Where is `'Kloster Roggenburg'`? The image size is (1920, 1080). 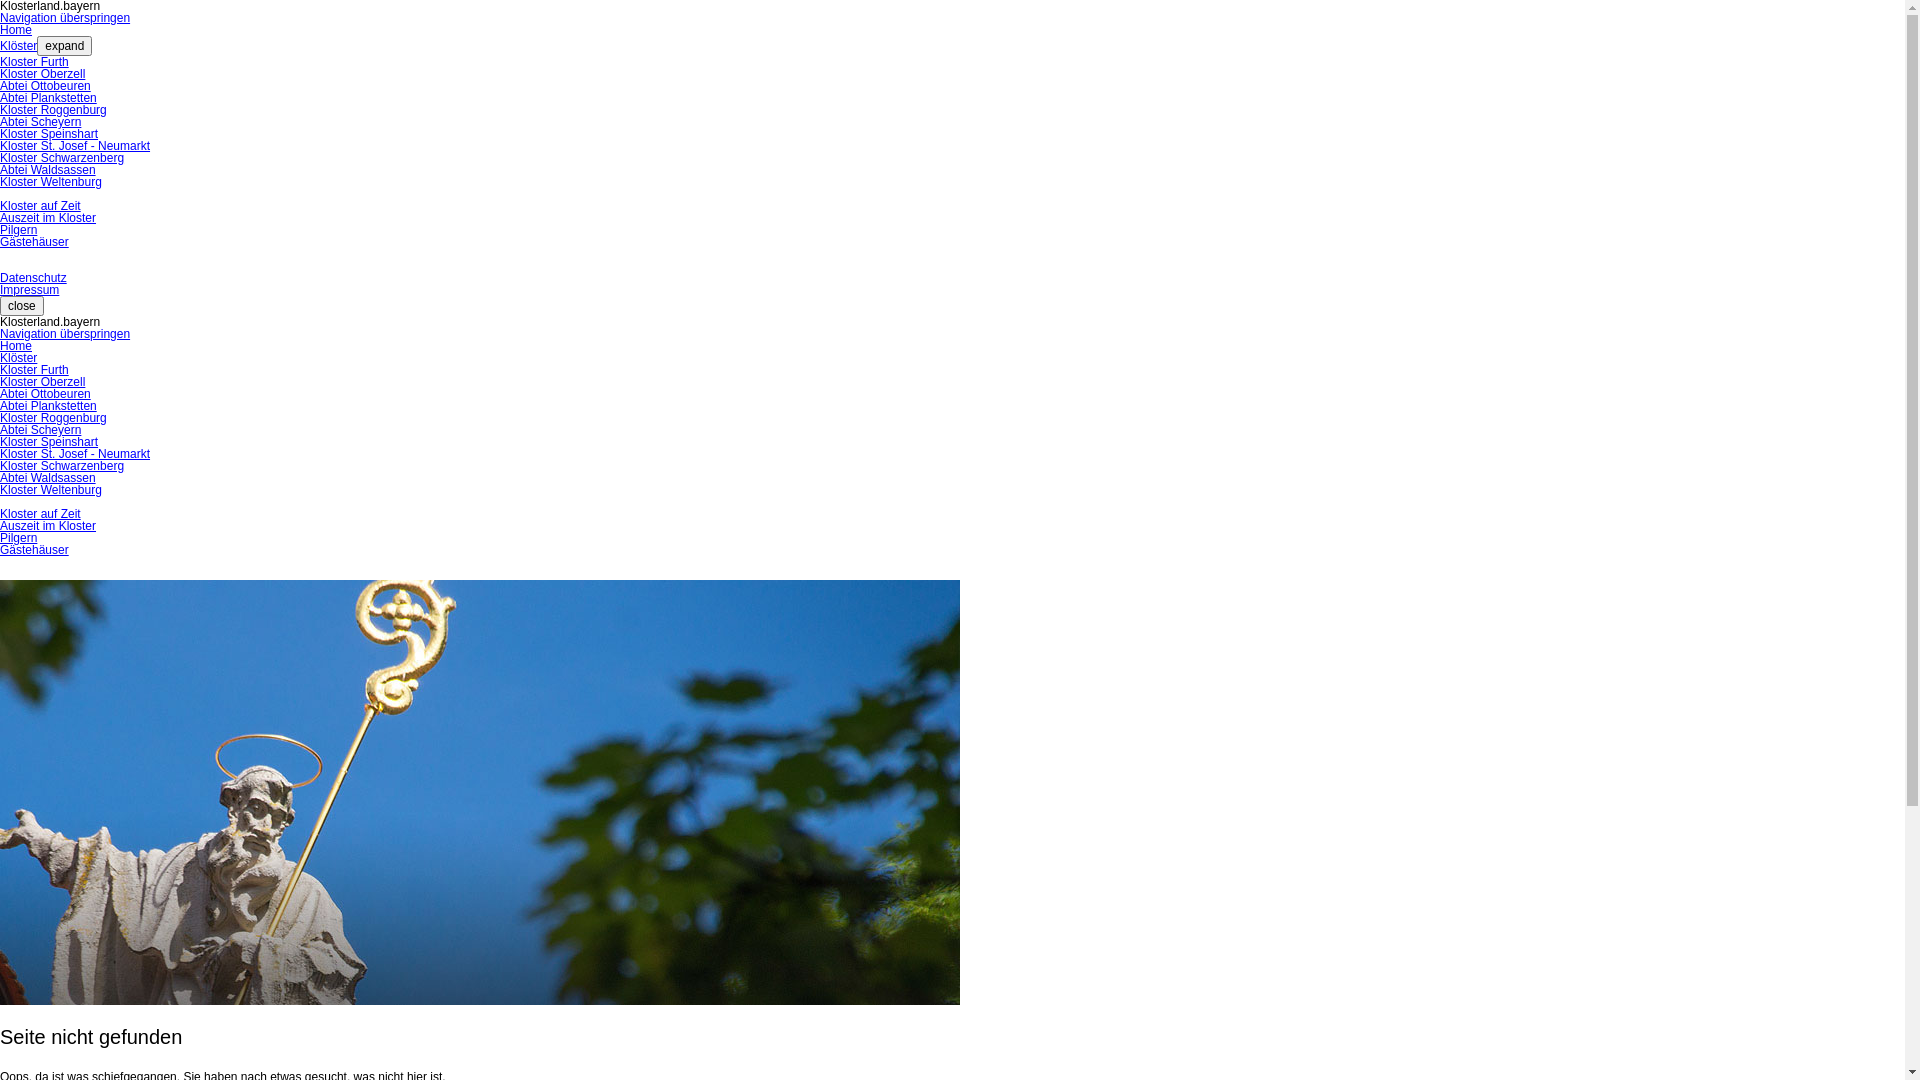
'Kloster Roggenburg' is located at coordinates (0, 416).